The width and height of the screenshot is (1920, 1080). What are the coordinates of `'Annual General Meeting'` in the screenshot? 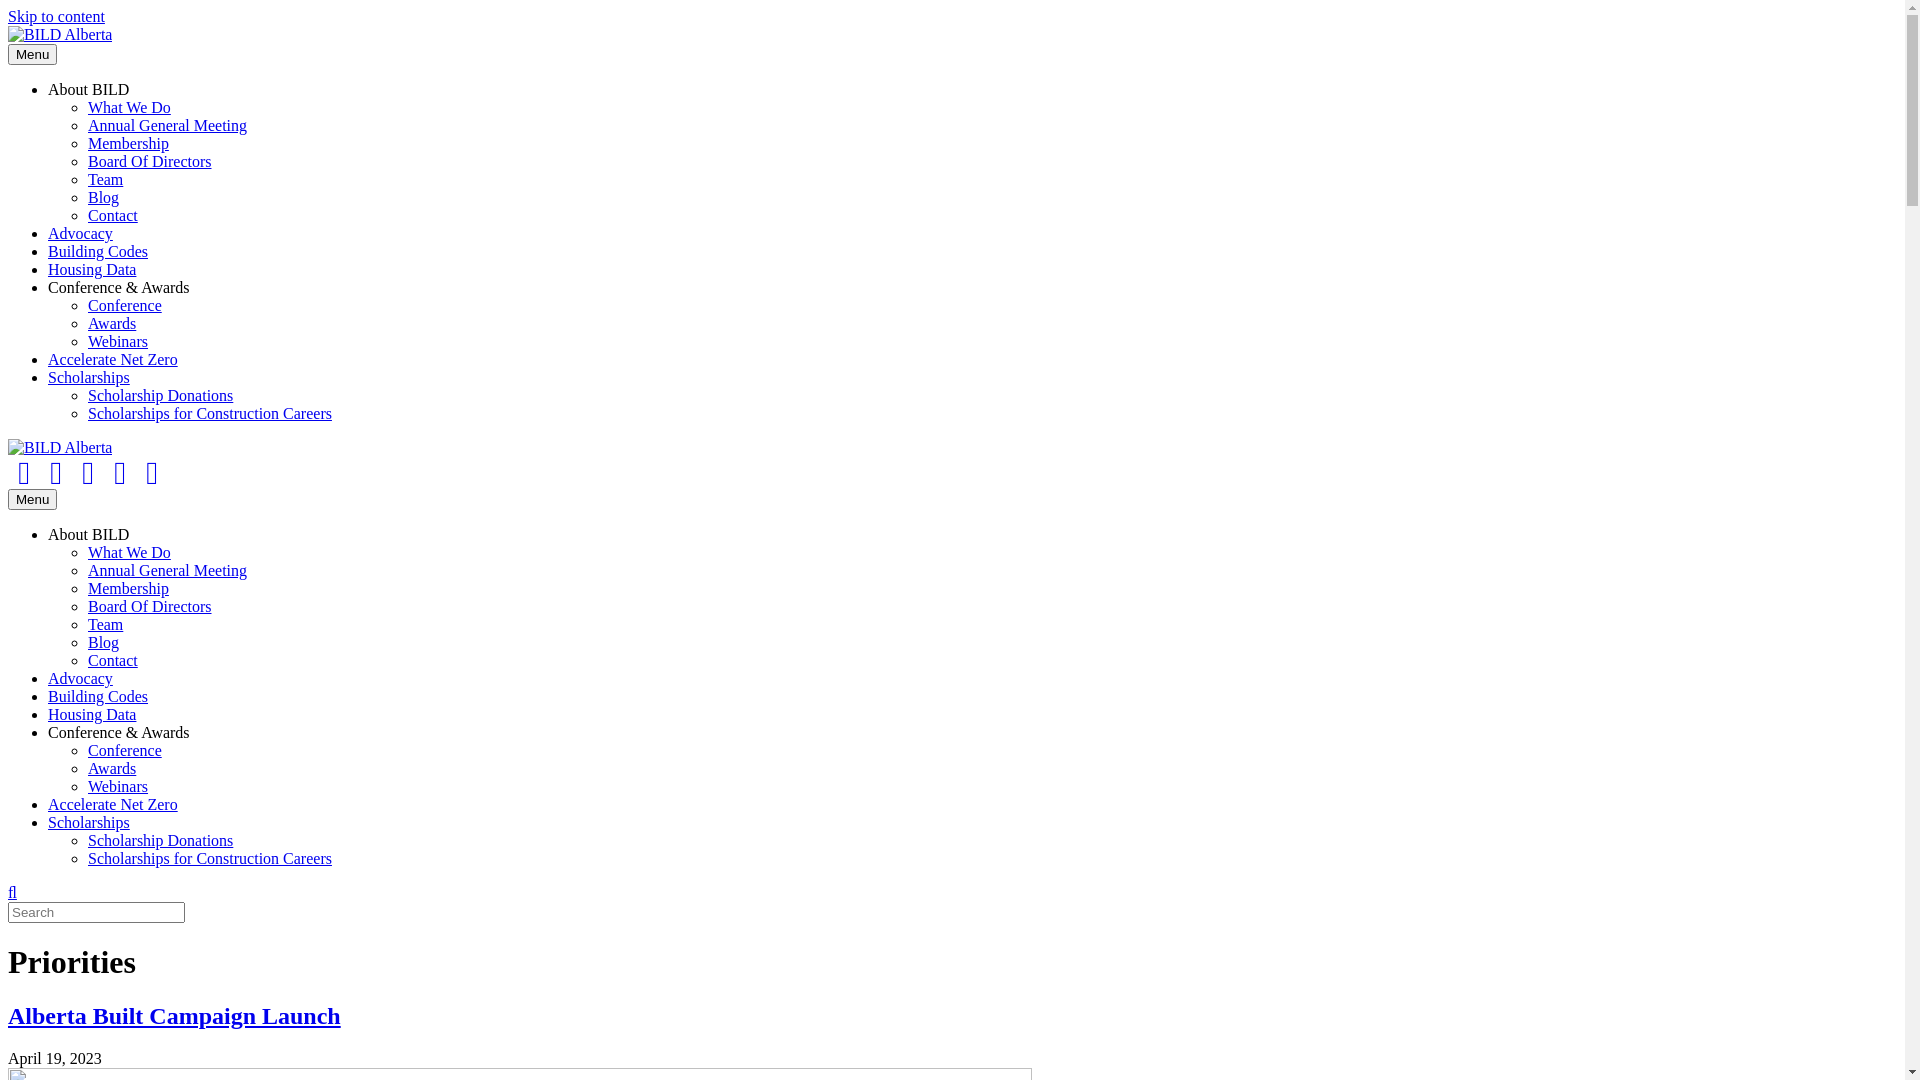 It's located at (167, 570).